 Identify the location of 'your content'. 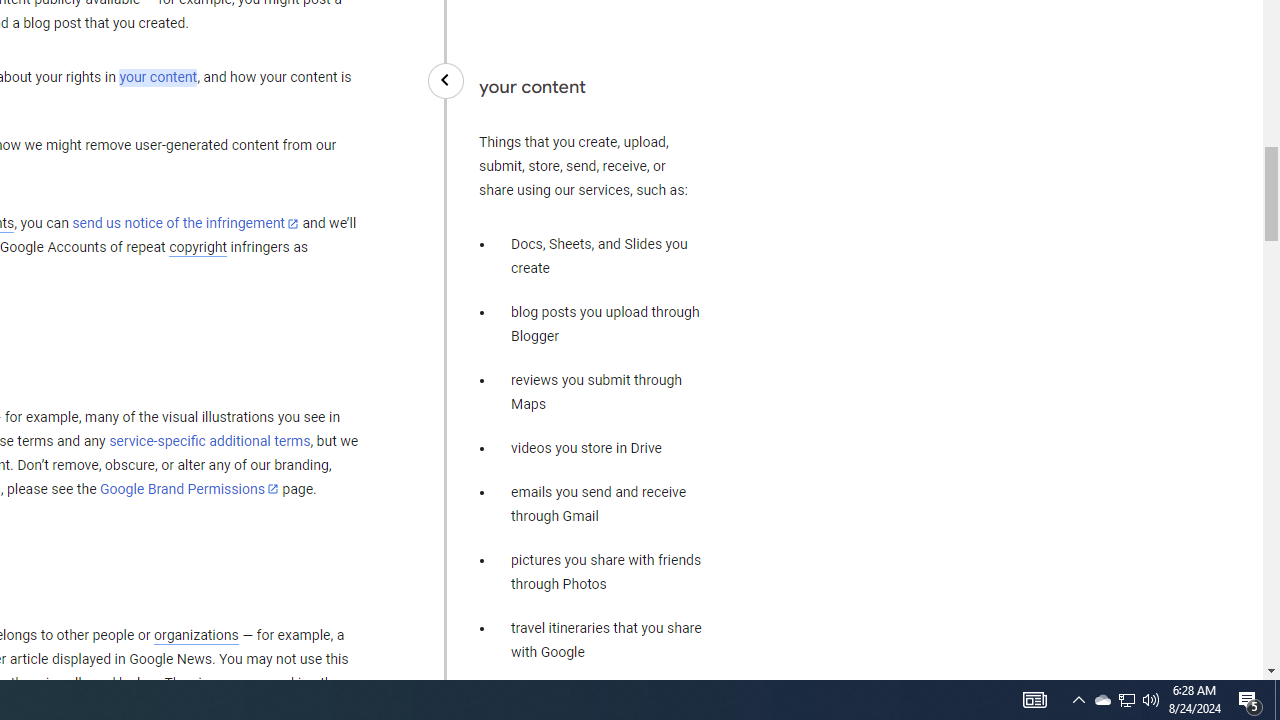
(157, 77).